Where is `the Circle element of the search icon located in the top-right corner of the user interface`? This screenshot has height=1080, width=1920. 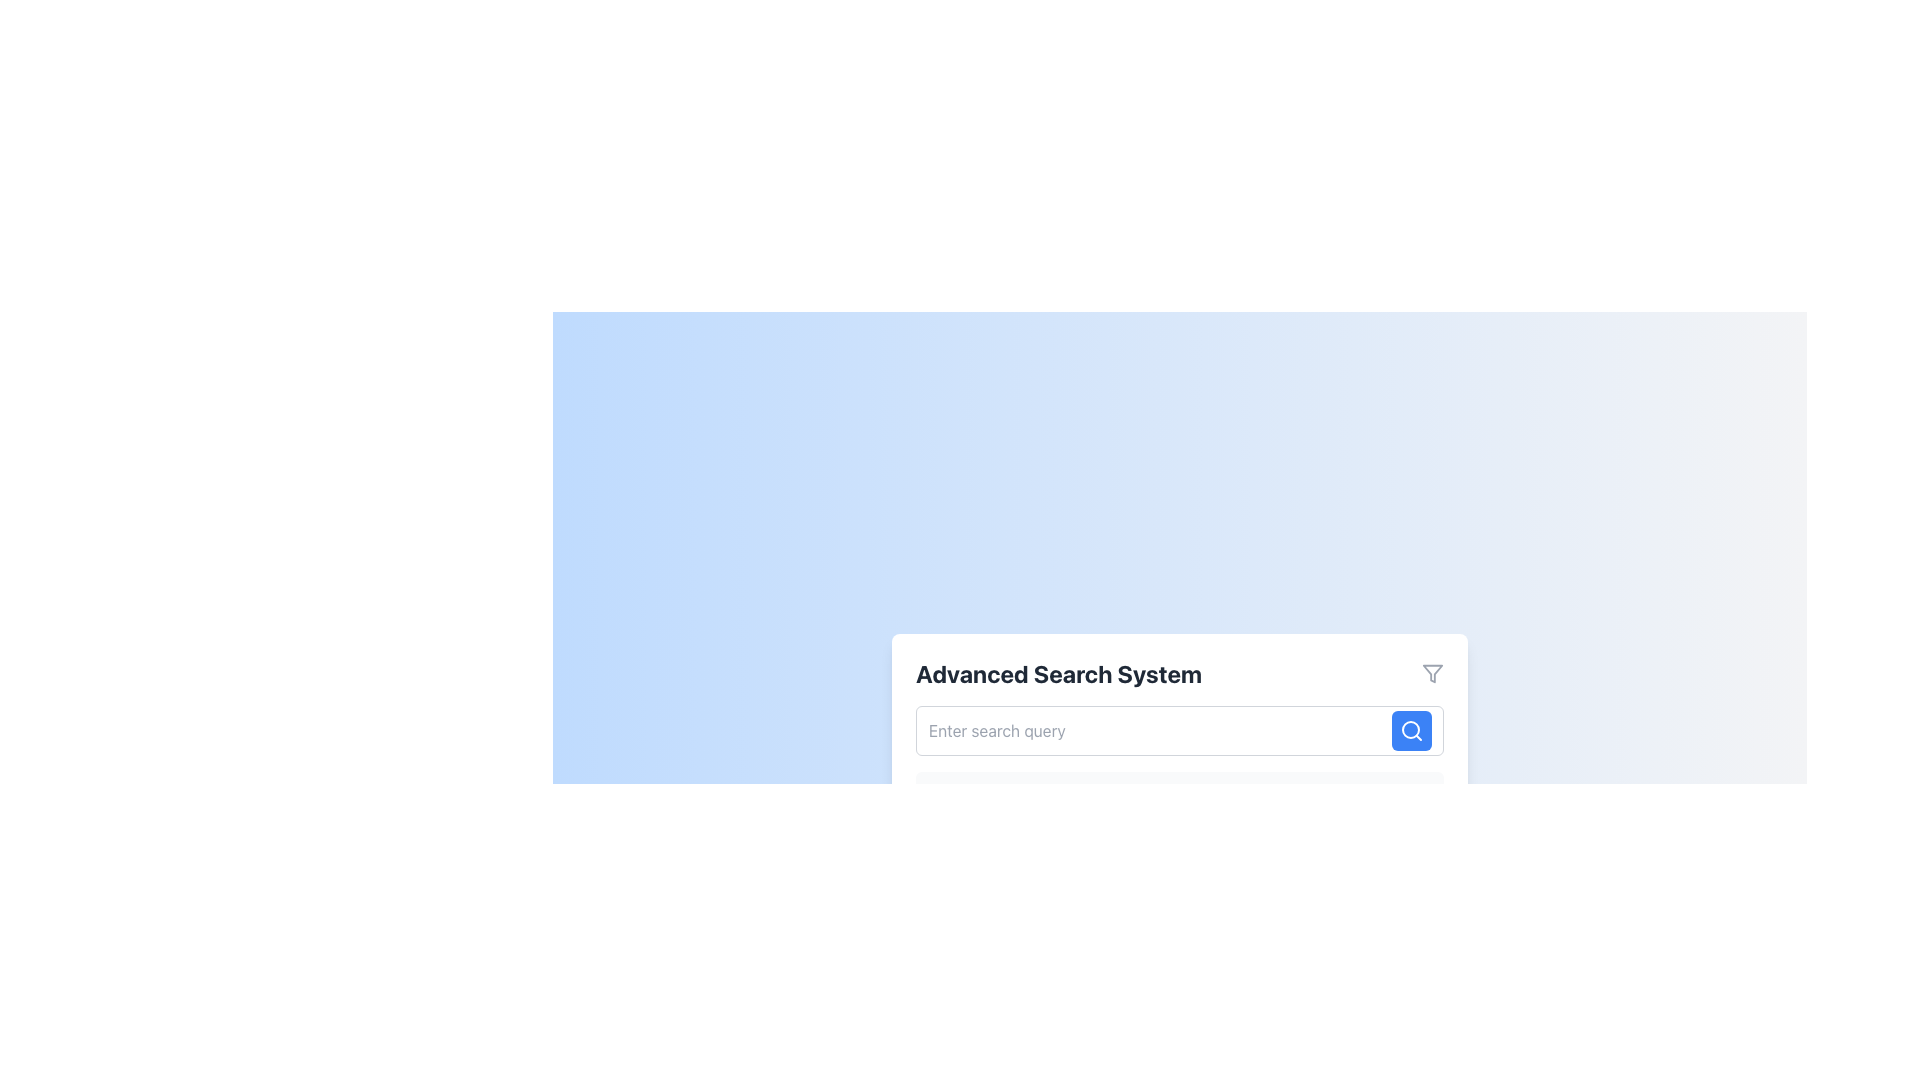
the Circle element of the search icon located in the top-right corner of the user interface is located at coordinates (1410, 729).